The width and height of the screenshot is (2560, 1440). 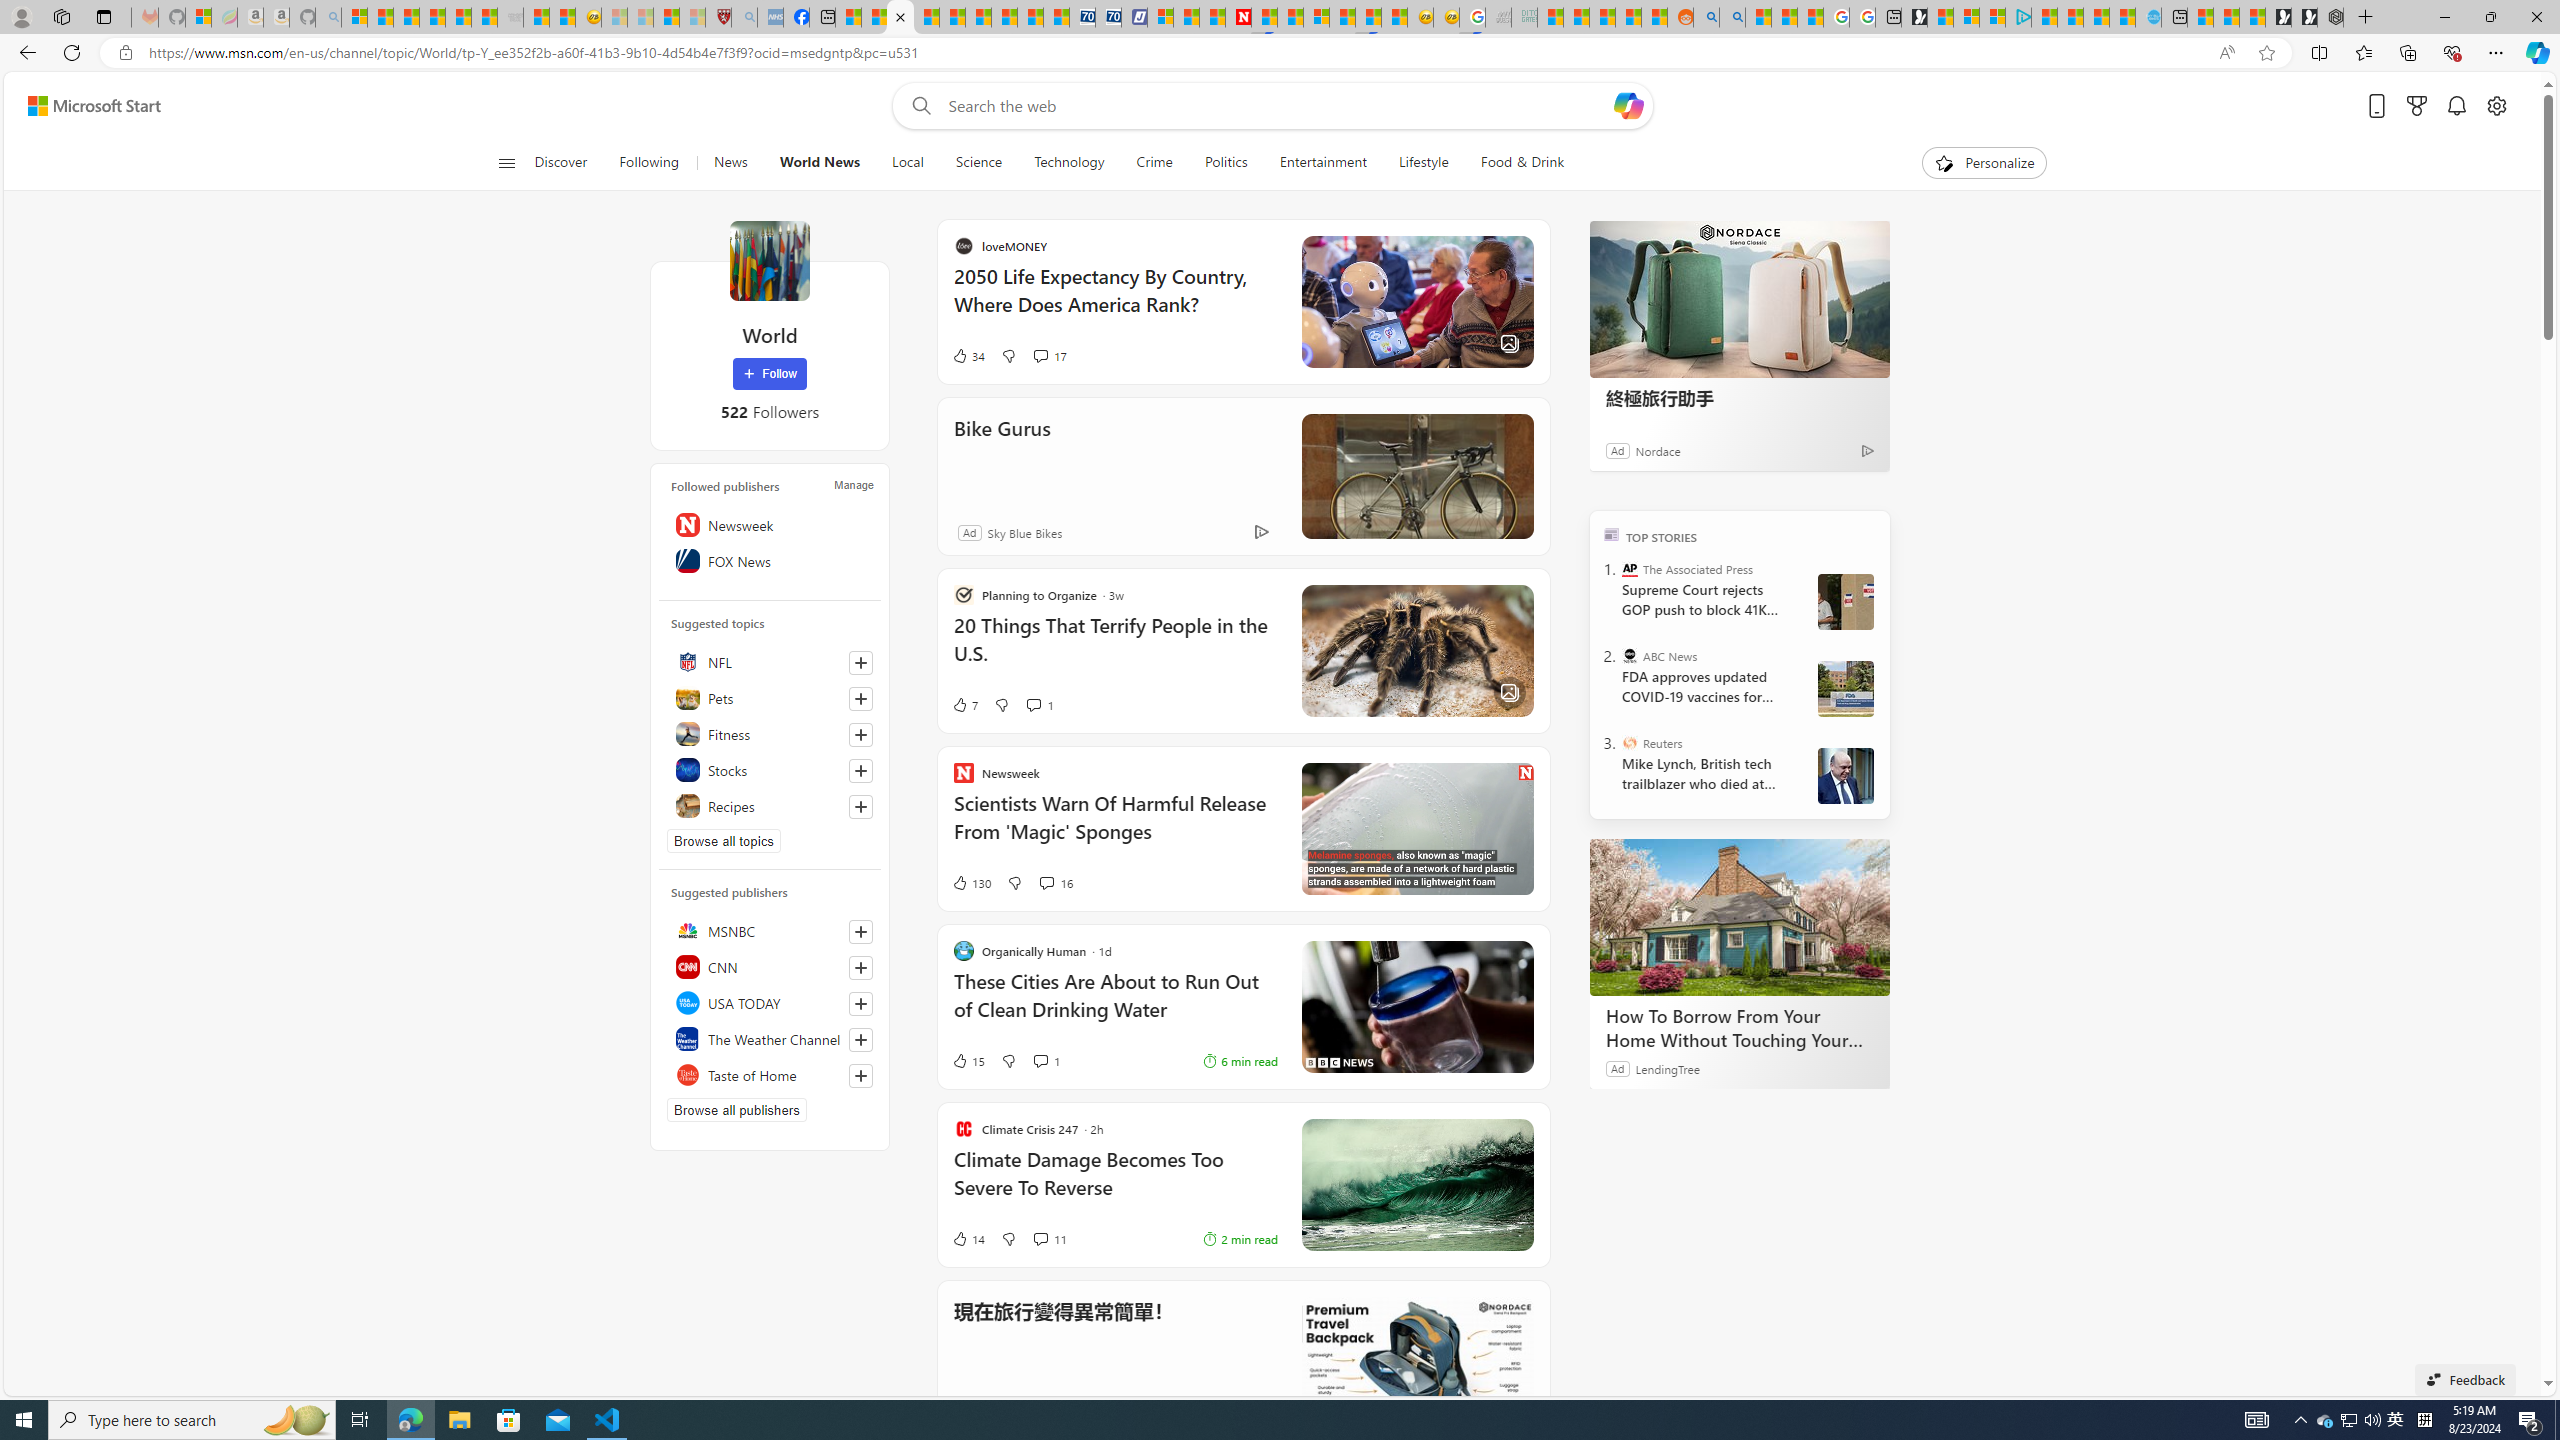 I want to click on 'Cheap Hotels - Save70.com', so click(x=1108, y=16).